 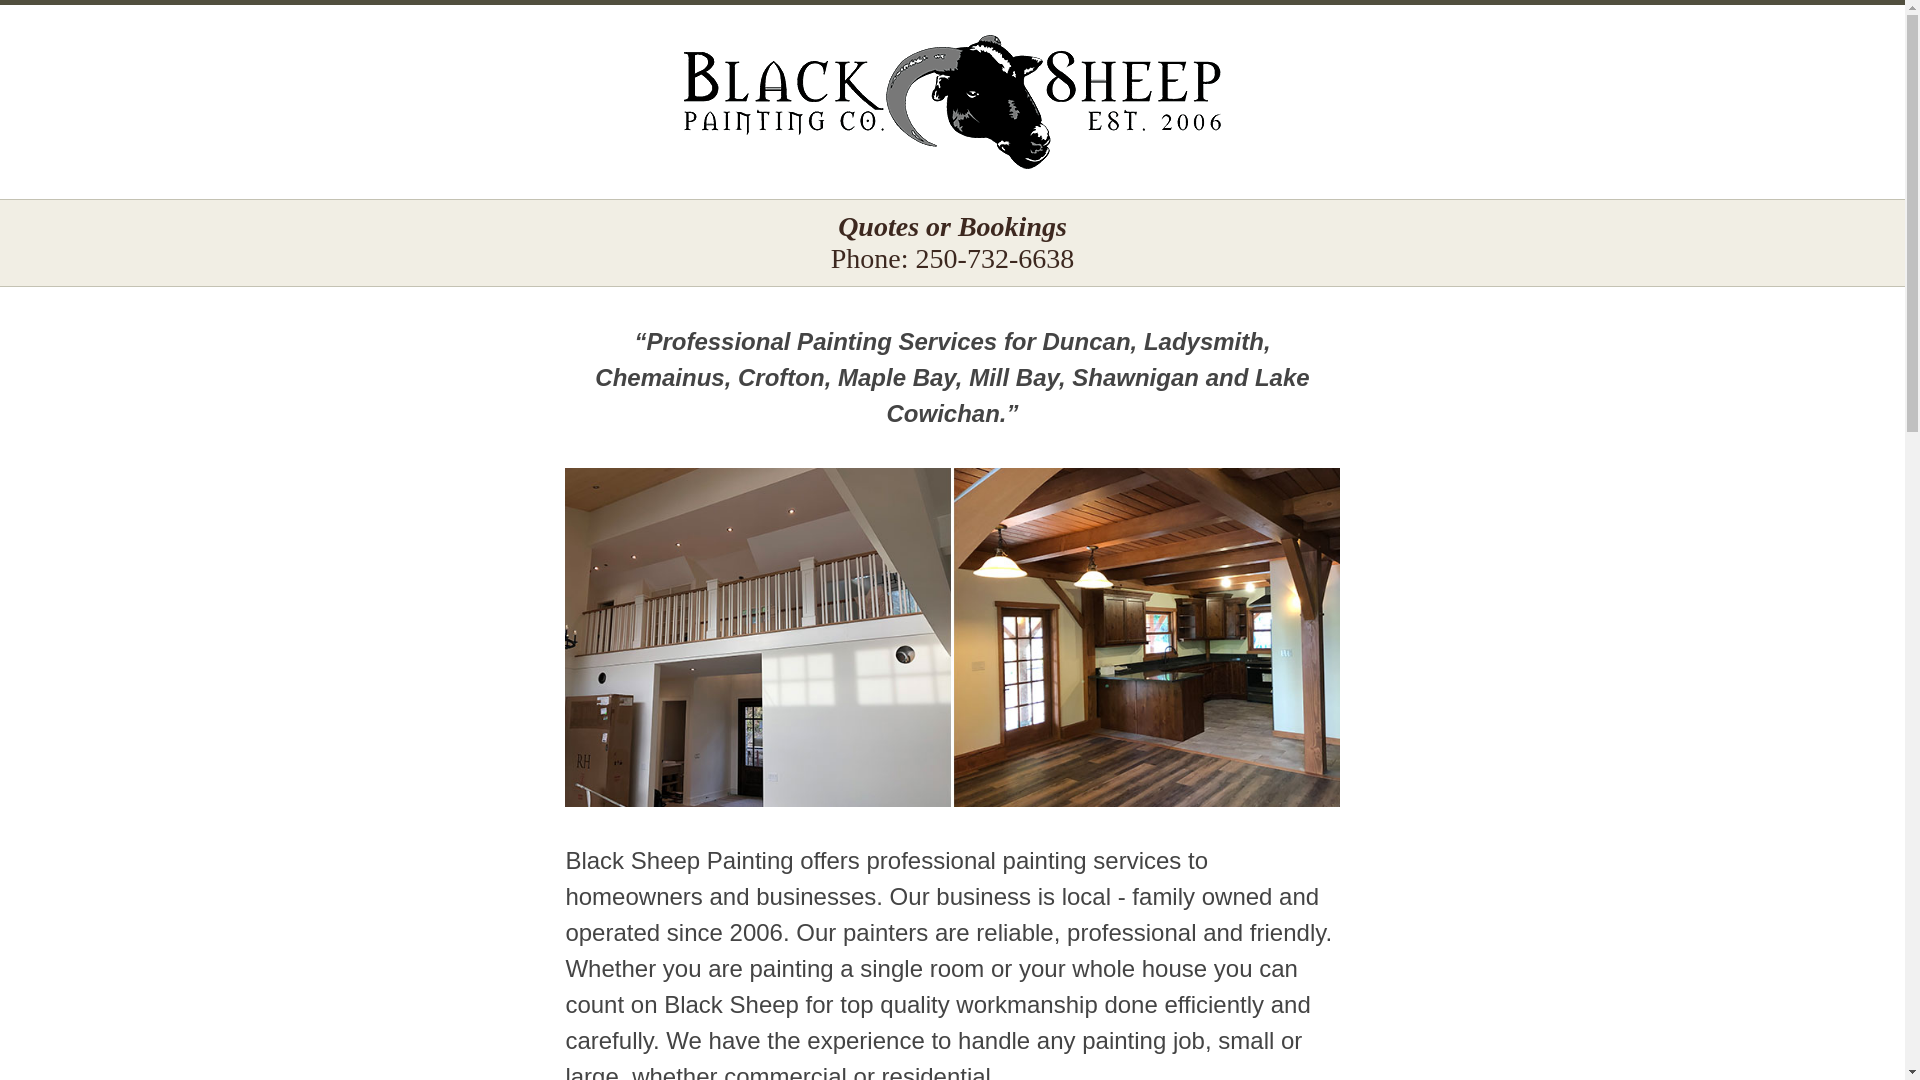 What do you see at coordinates (951, 101) in the screenshot?
I see `'Black Sheep Painting'` at bounding box center [951, 101].